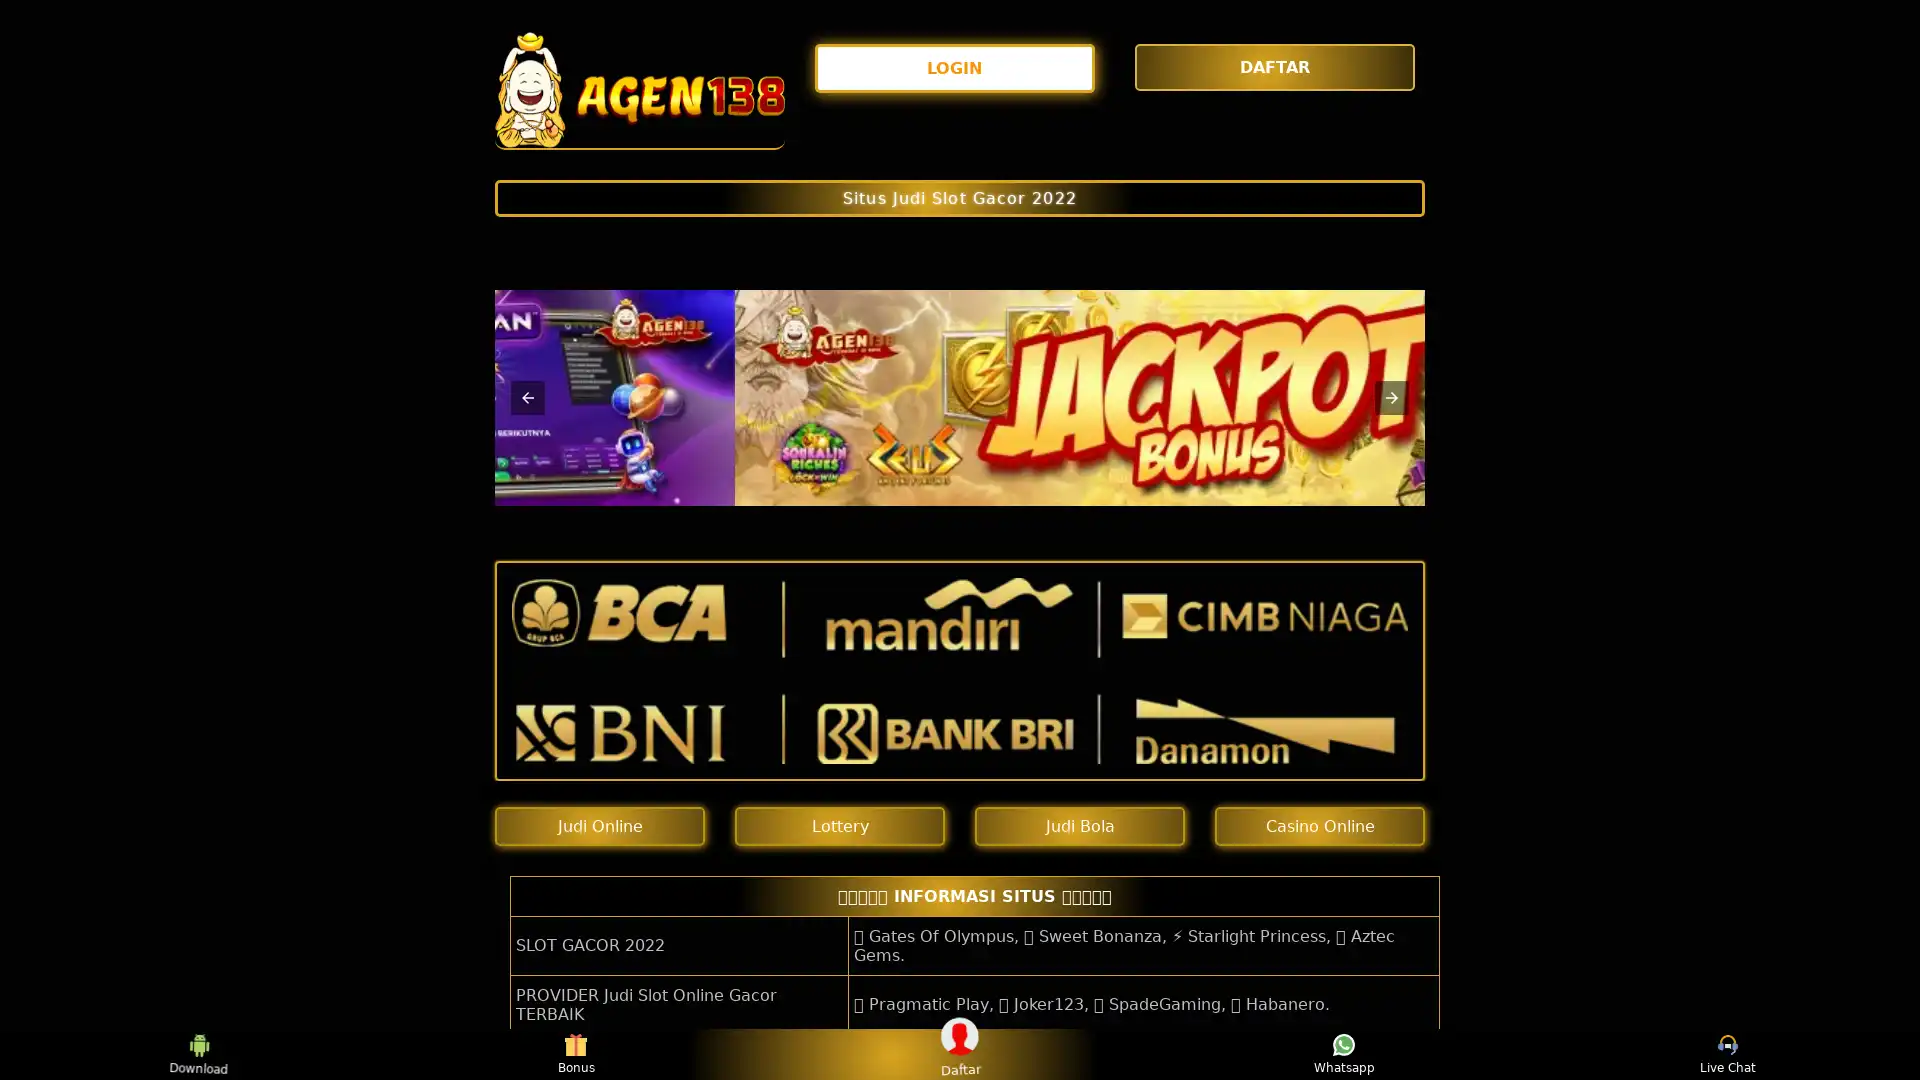  I want to click on Previous item in carousel (2 of 3), so click(528, 397).